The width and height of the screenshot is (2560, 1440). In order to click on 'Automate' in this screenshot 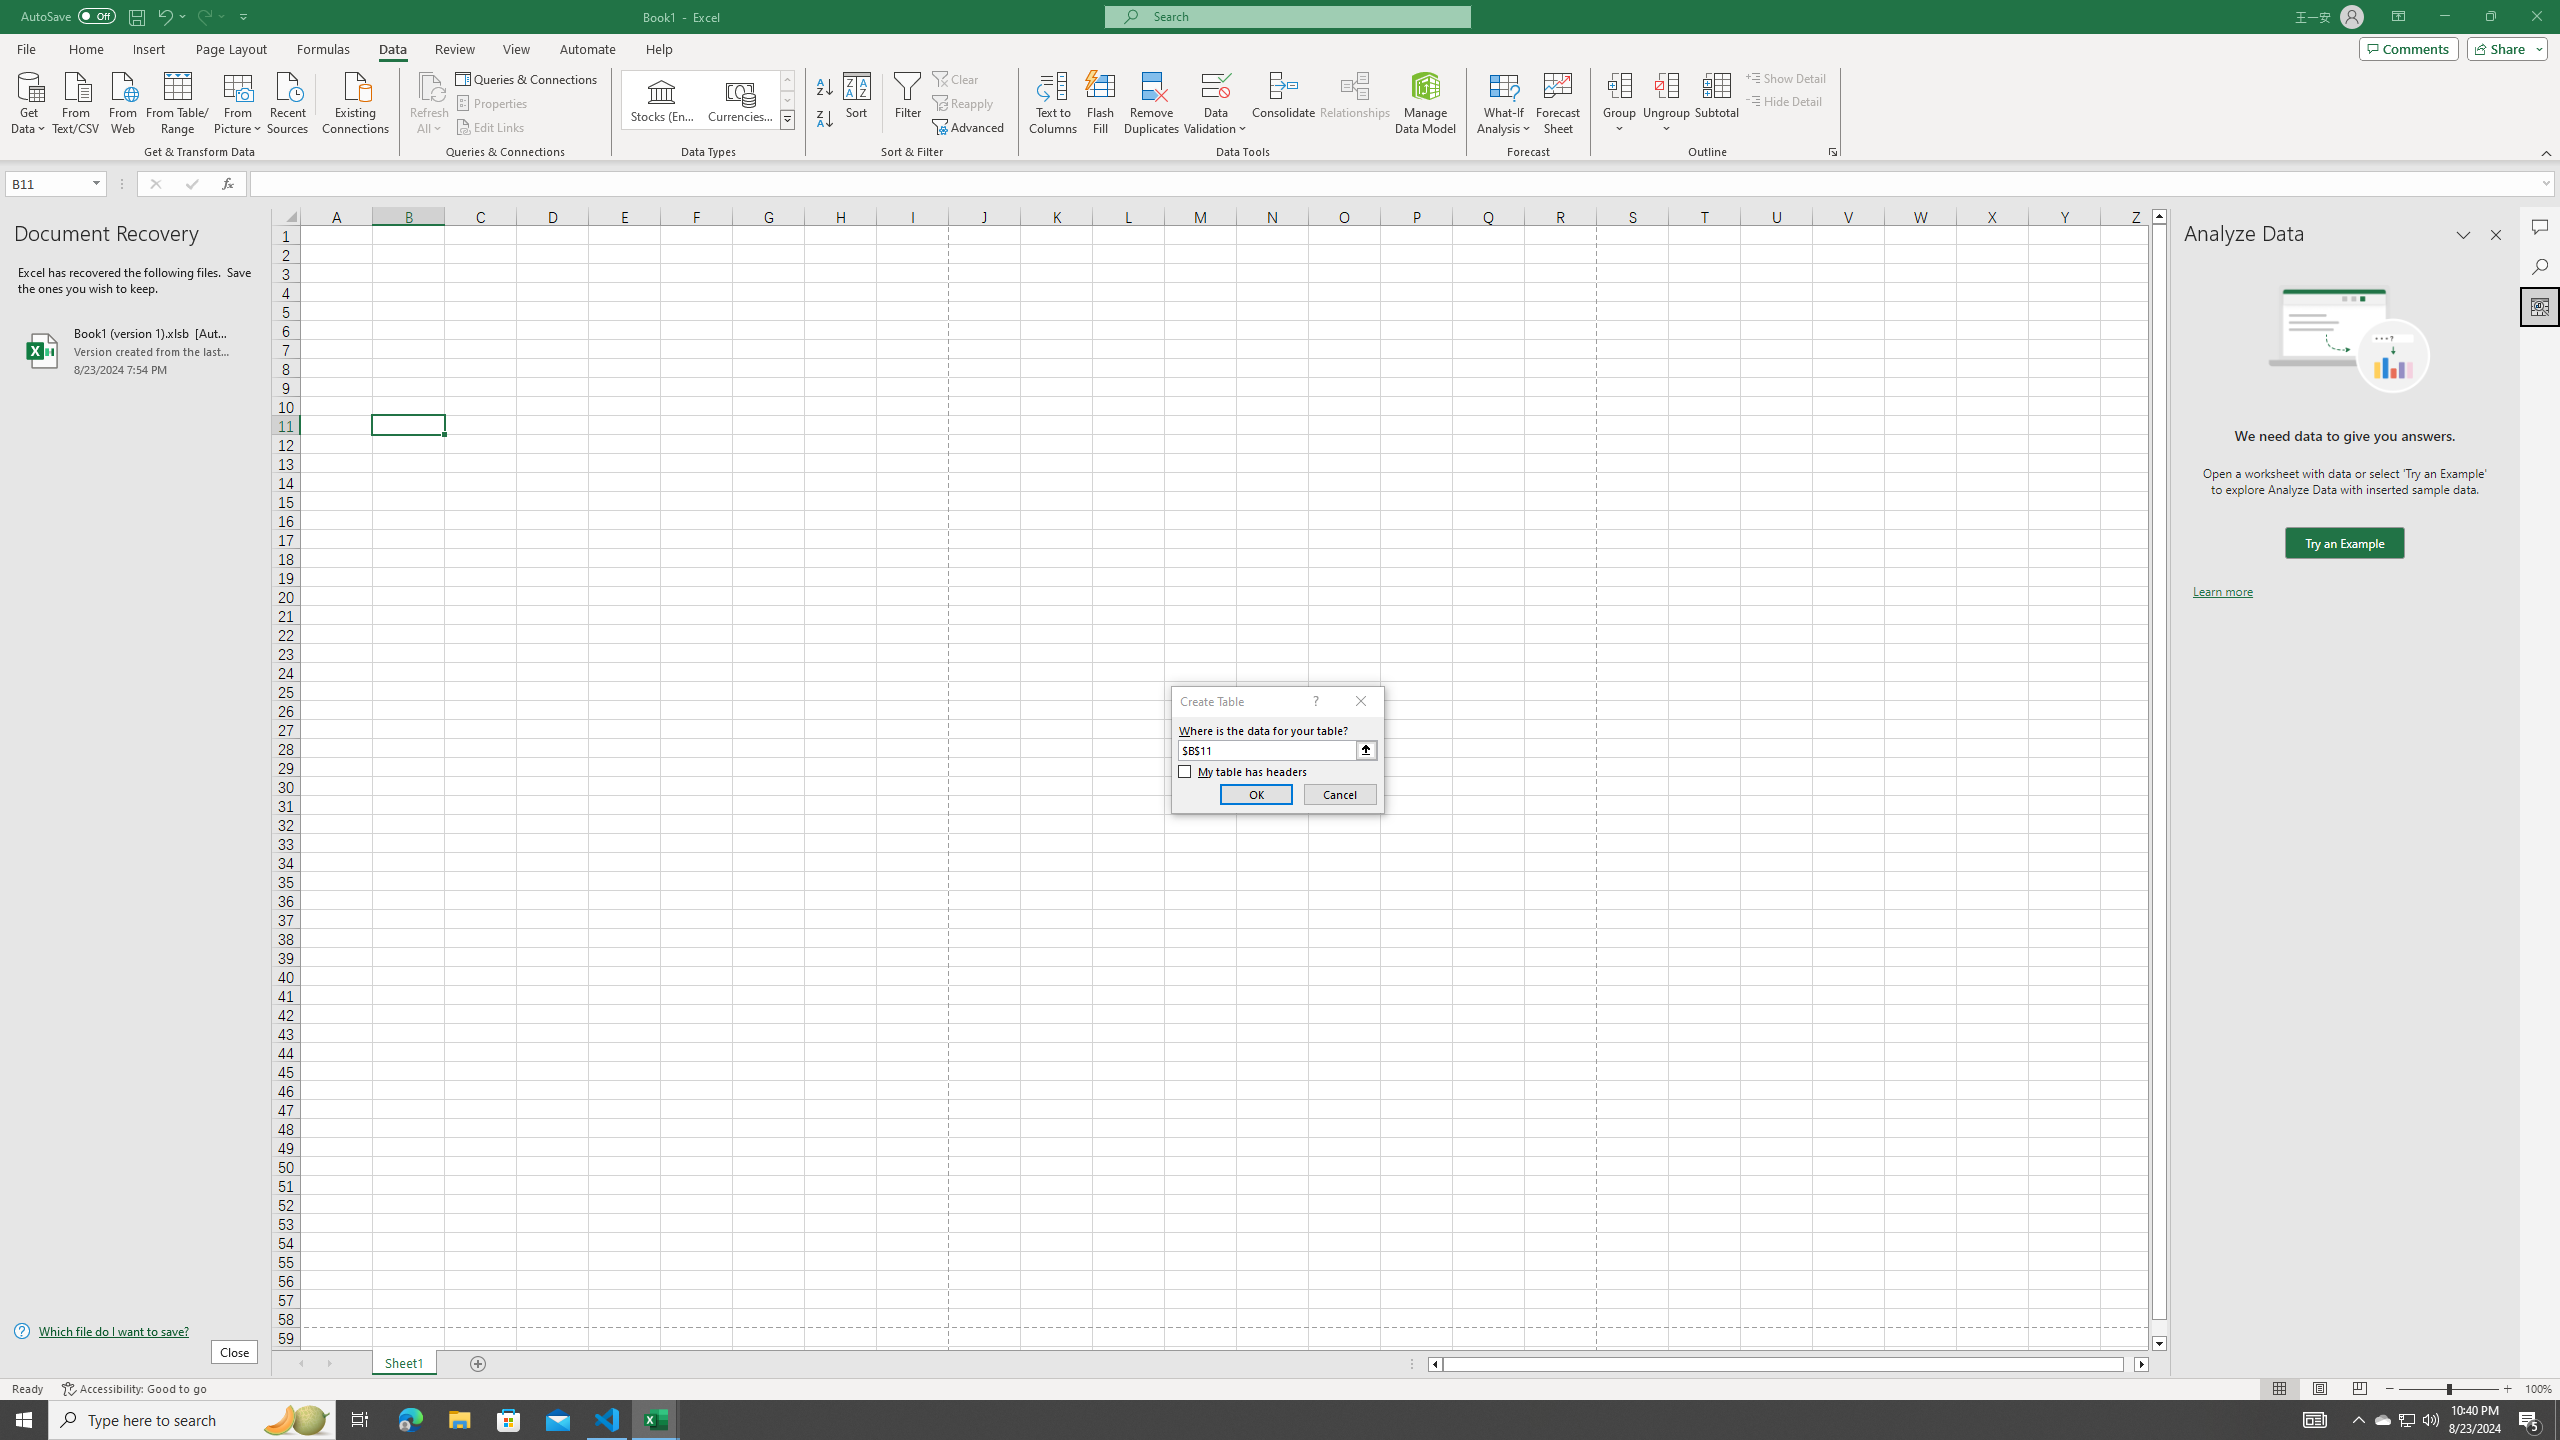, I will do `click(587, 49)`.